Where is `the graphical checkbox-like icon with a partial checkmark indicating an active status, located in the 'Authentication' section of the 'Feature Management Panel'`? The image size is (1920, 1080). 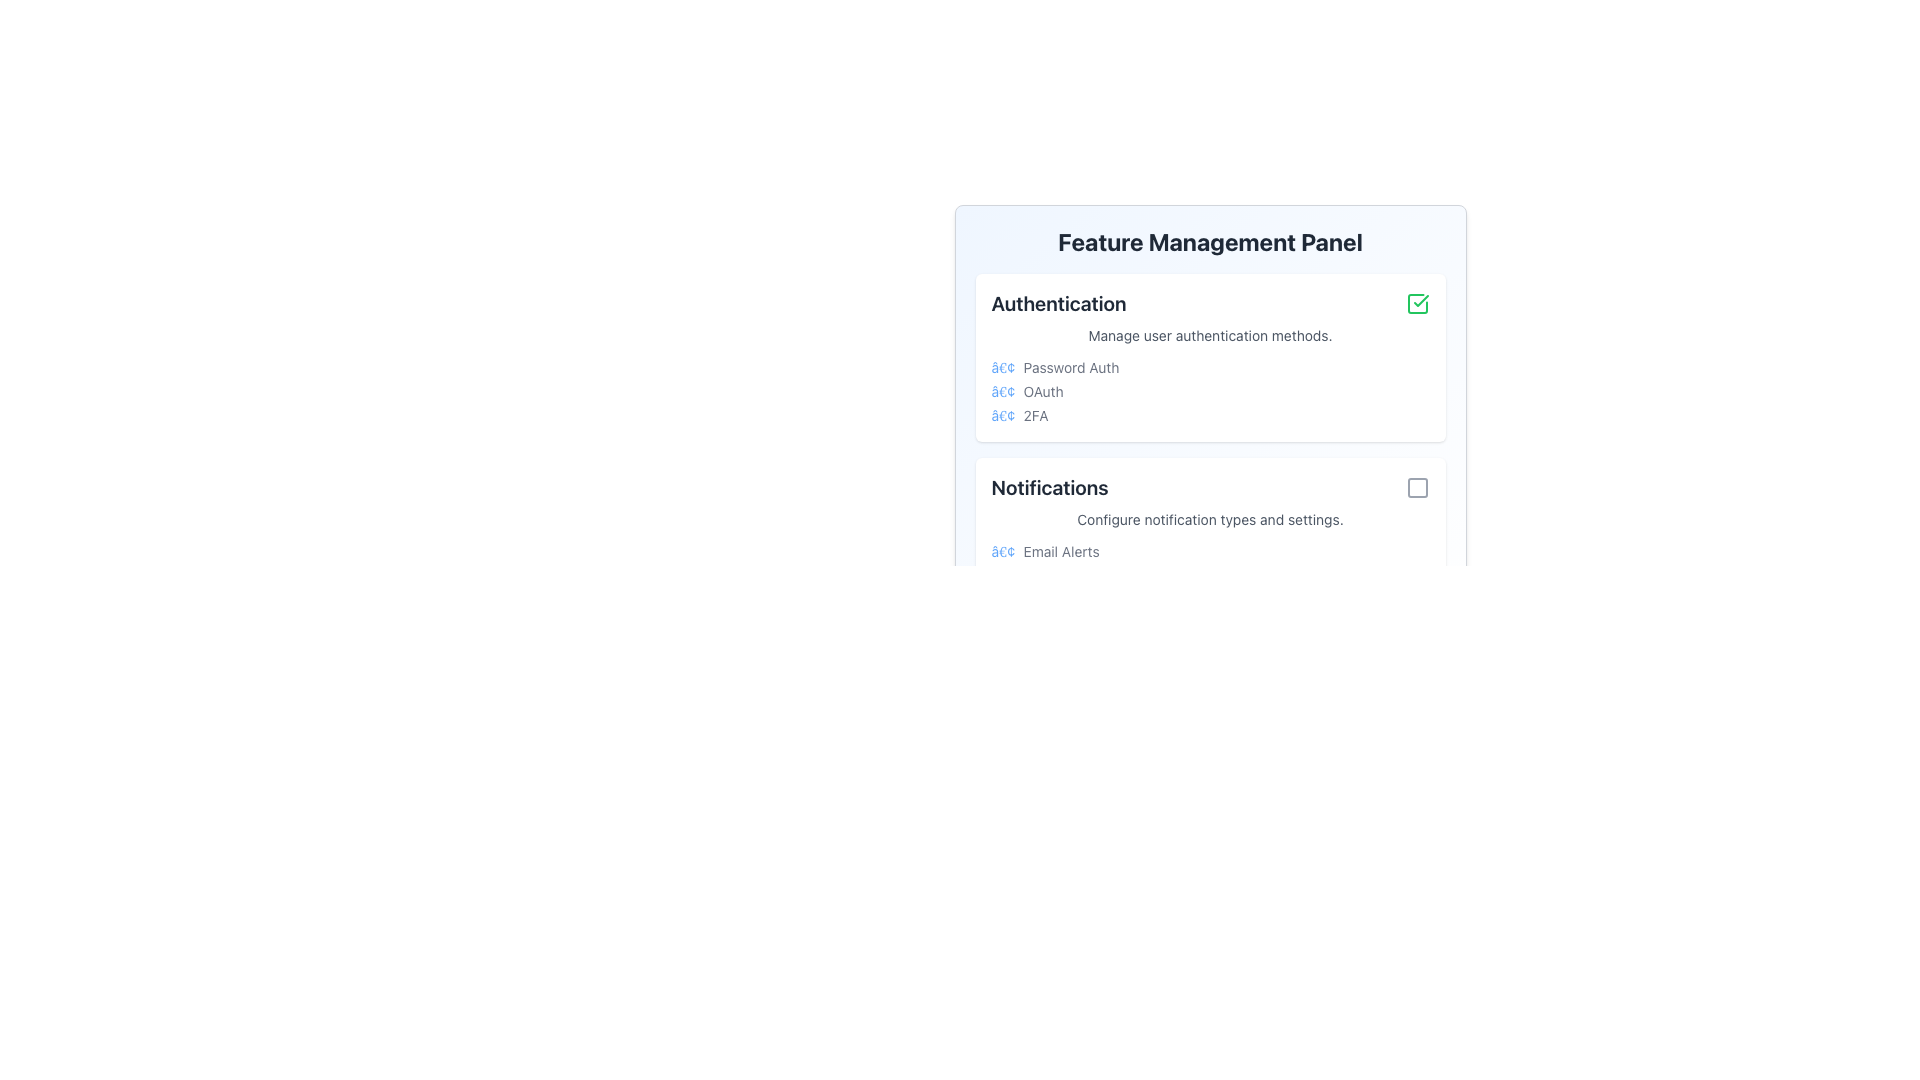 the graphical checkbox-like icon with a partial checkmark indicating an active status, located in the 'Authentication' section of the 'Feature Management Panel' is located at coordinates (1416, 304).